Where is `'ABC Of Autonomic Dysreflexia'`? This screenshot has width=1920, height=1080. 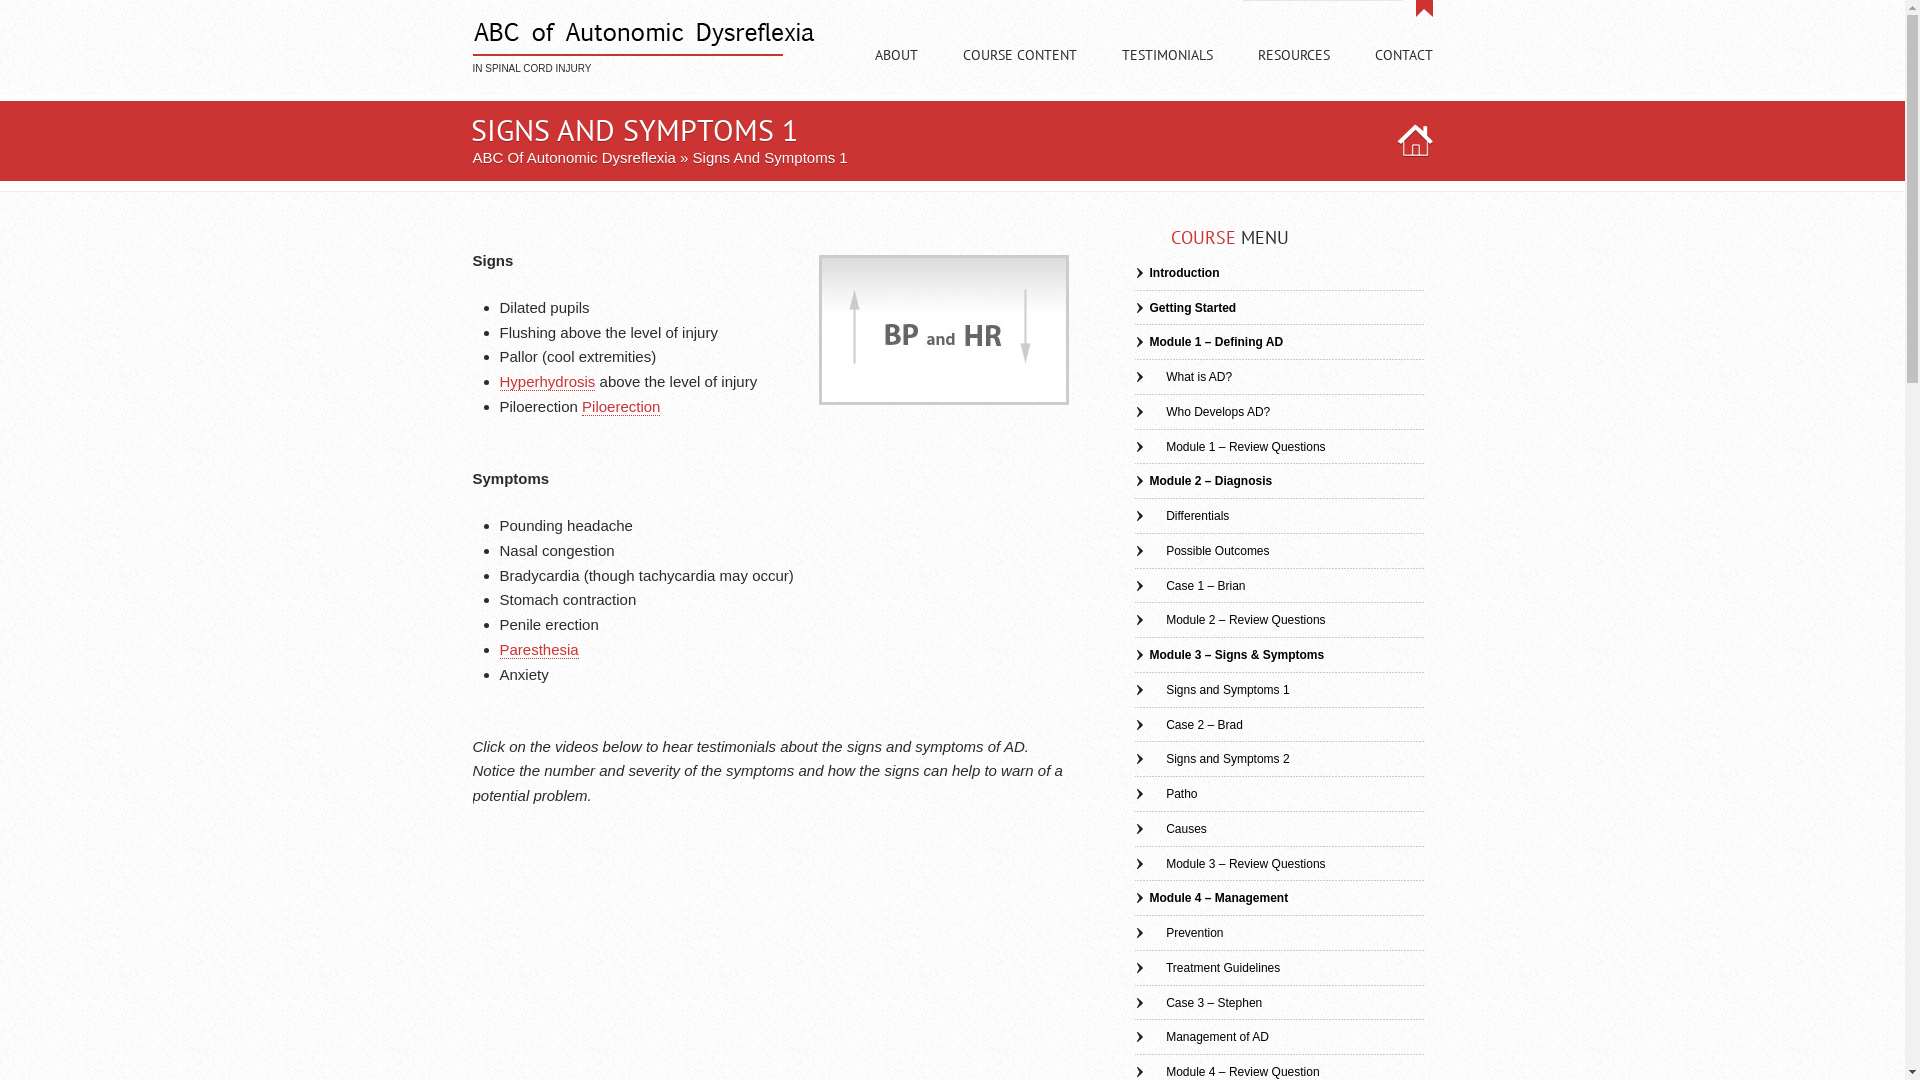 'ABC Of Autonomic Dysreflexia' is located at coordinates (470, 156).